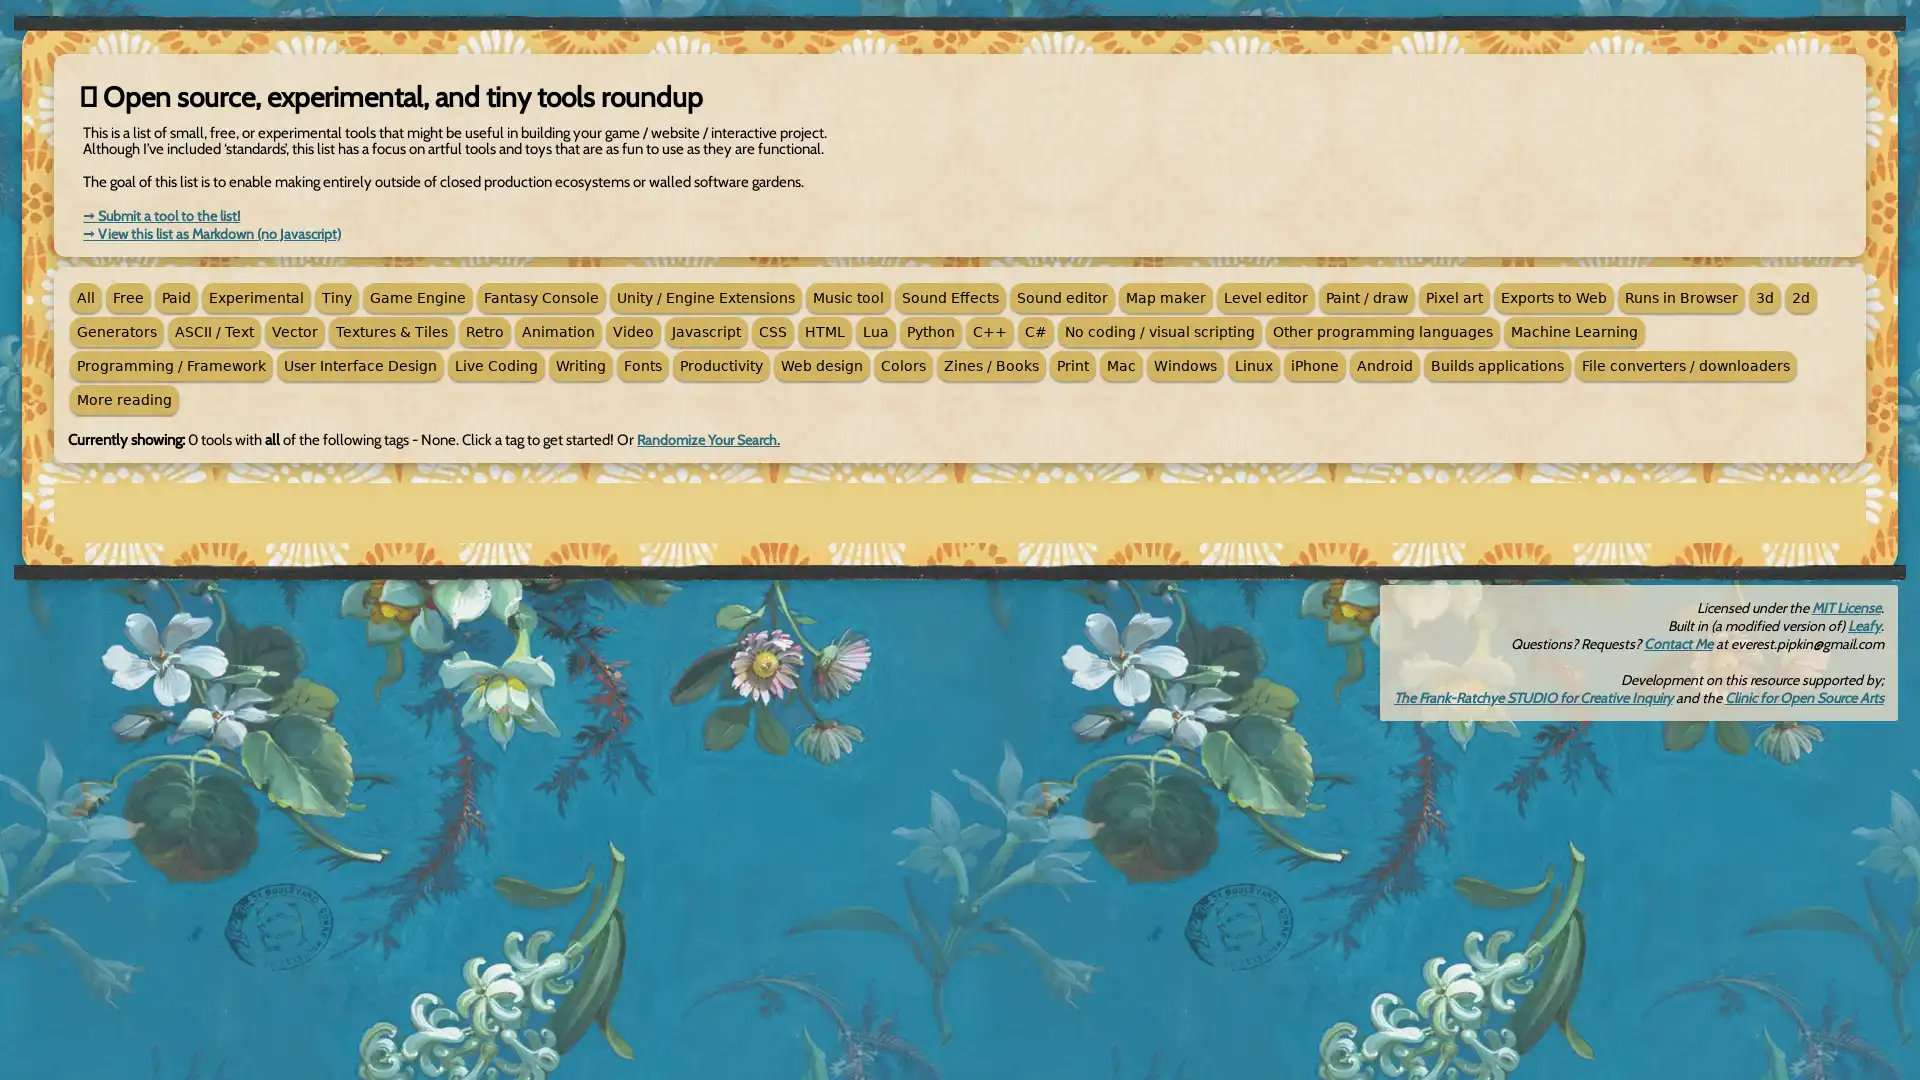 This screenshot has height=1080, width=1920. Describe the element at coordinates (171, 366) in the screenshot. I see `Programming / Framework` at that location.